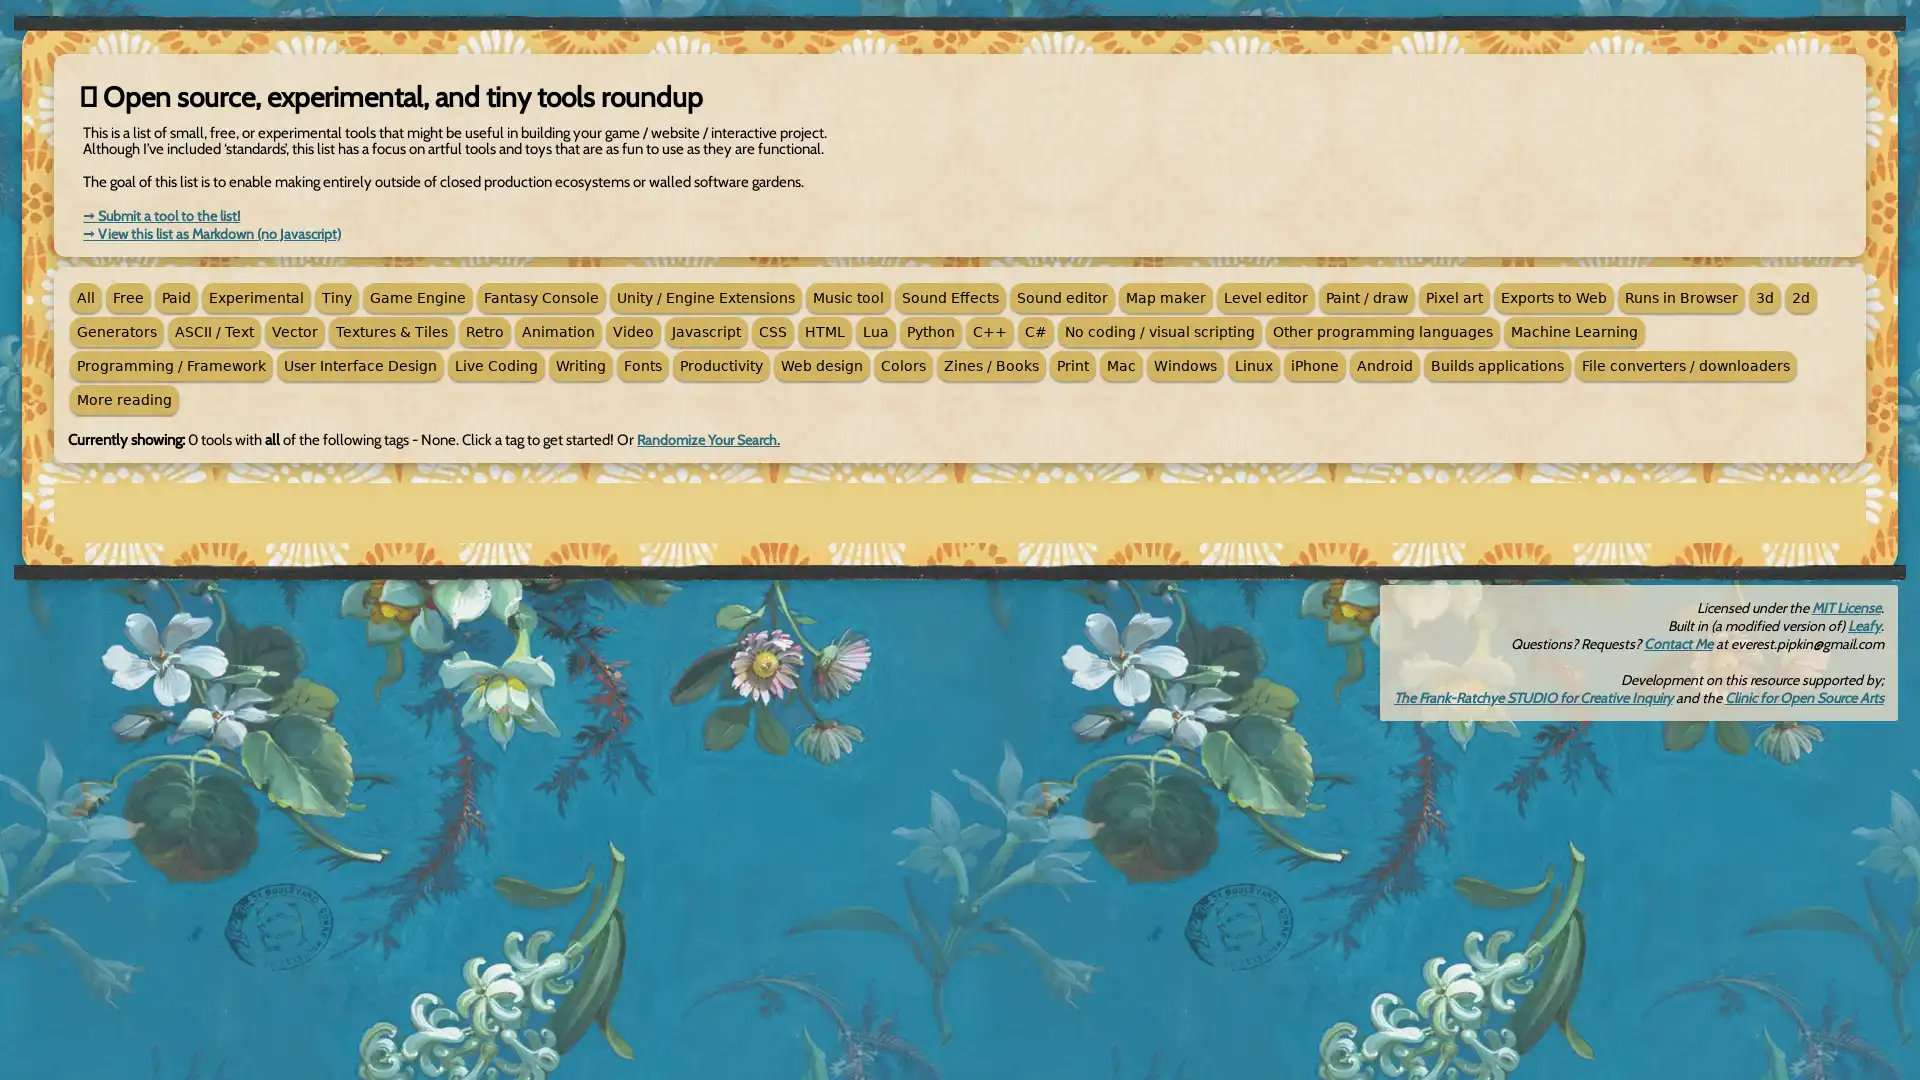 This screenshot has height=1080, width=1920. Describe the element at coordinates (171, 366) in the screenshot. I see `Programming / Framework` at that location.